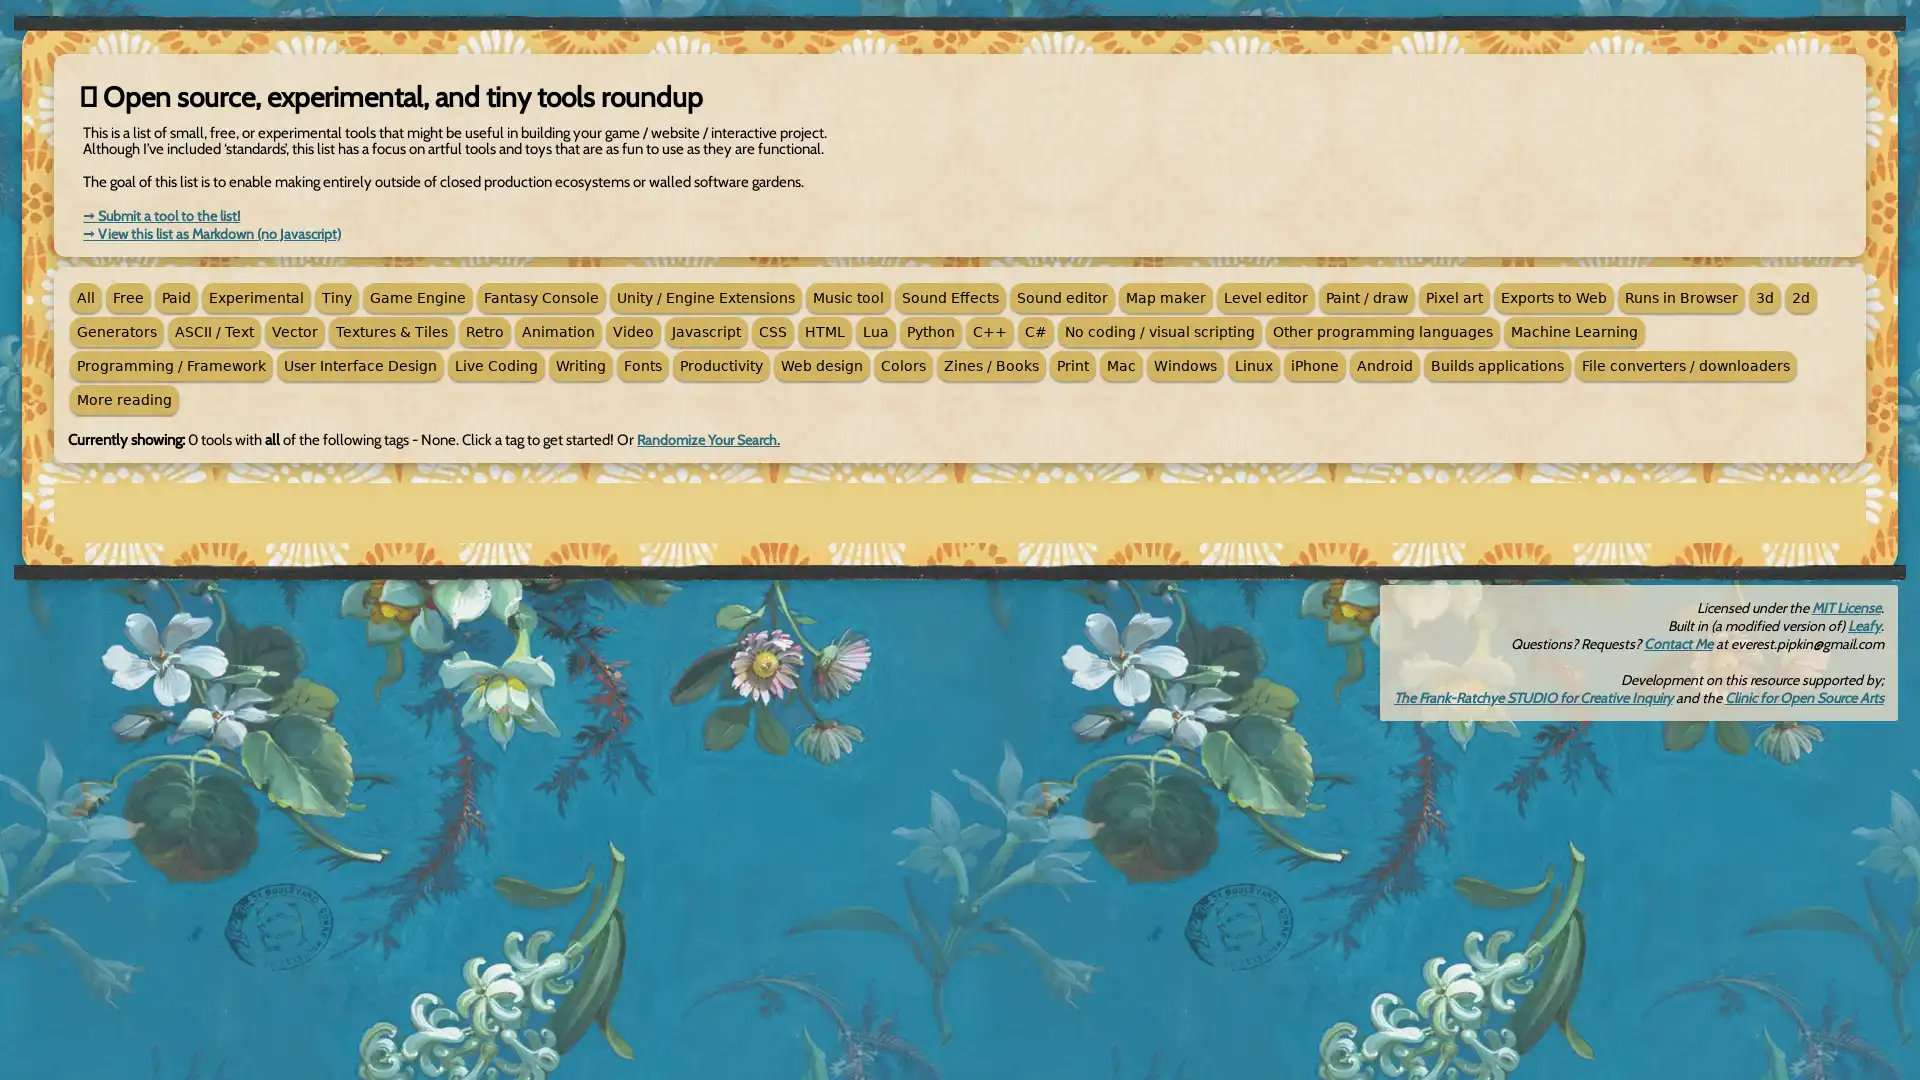 This screenshot has height=1080, width=1920. Describe the element at coordinates (171, 366) in the screenshot. I see `Programming / Framework` at that location.